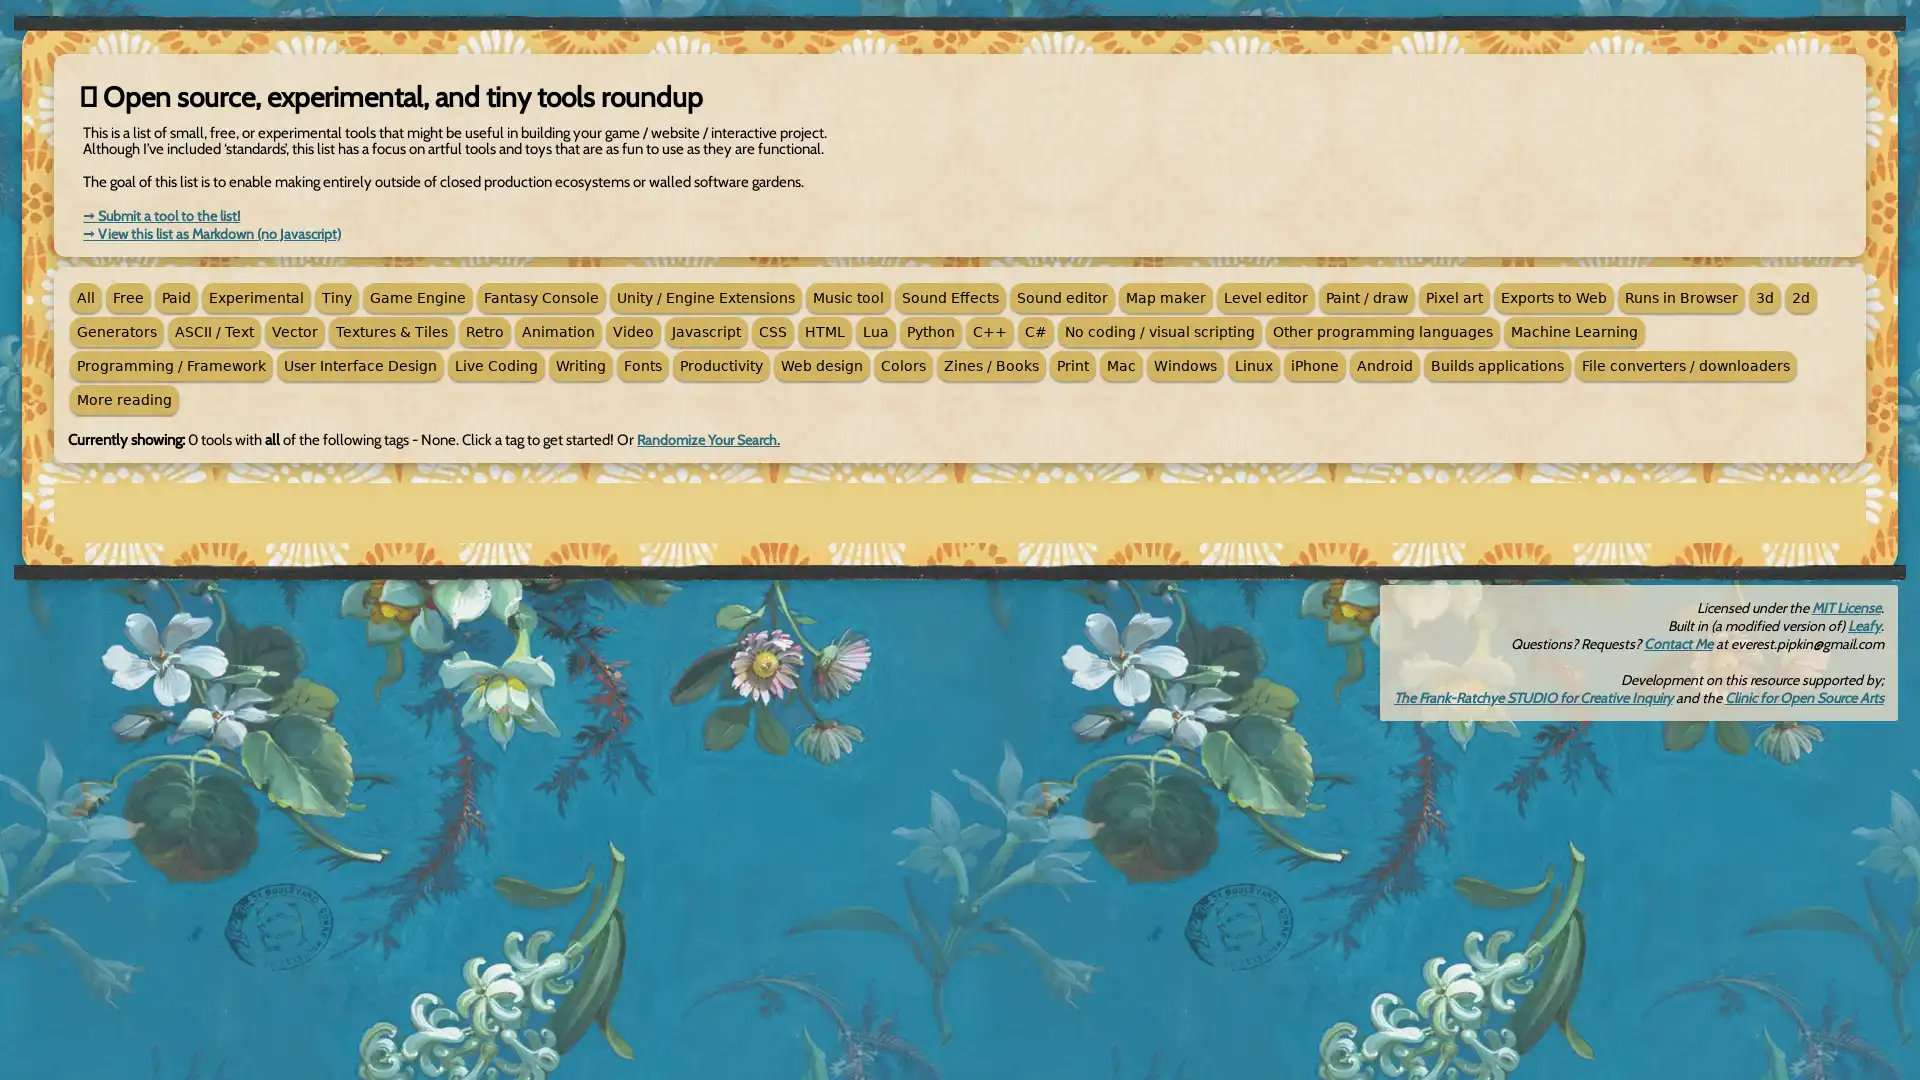 This screenshot has height=1080, width=1920. Describe the element at coordinates (171, 366) in the screenshot. I see `Programming / Framework` at that location.